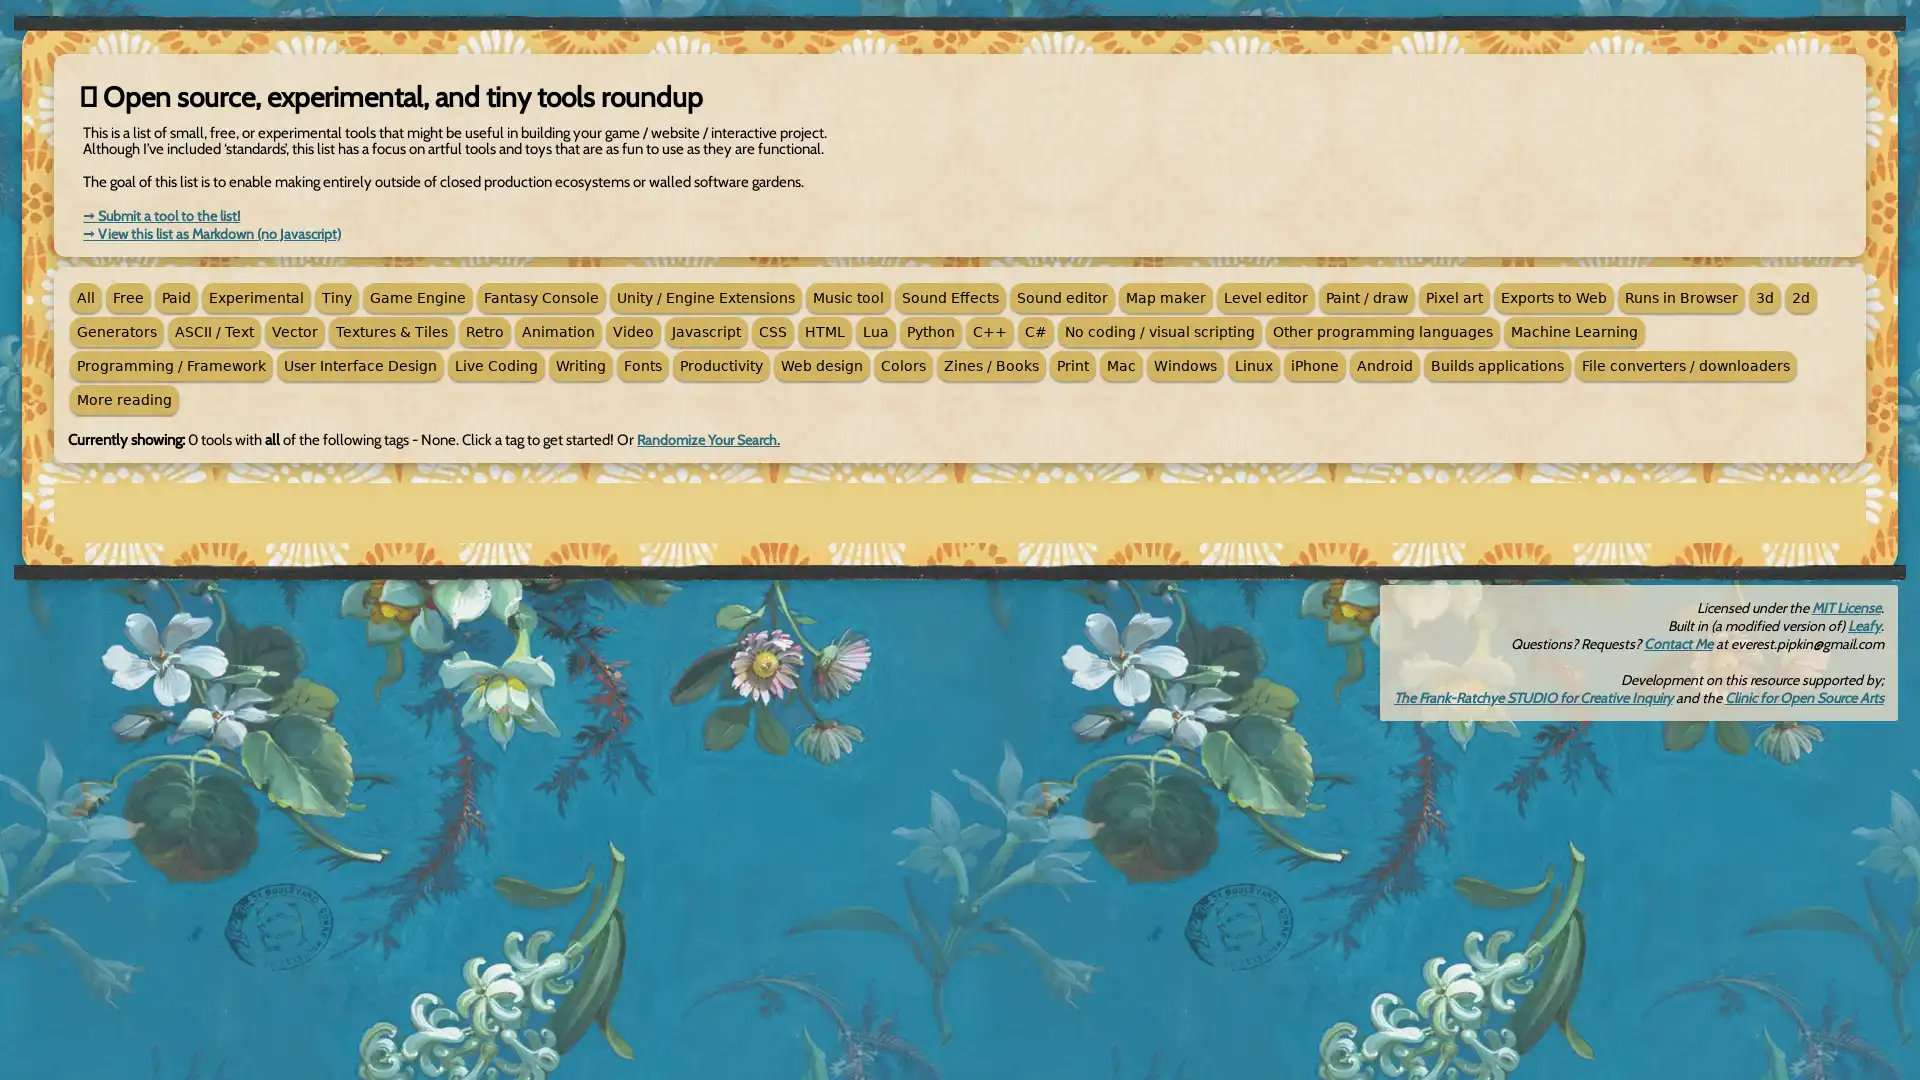 This screenshot has height=1080, width=1920. Describe the element at coordinates (171, 366) in the screenshot. I see `Programming / Framework` at that location.